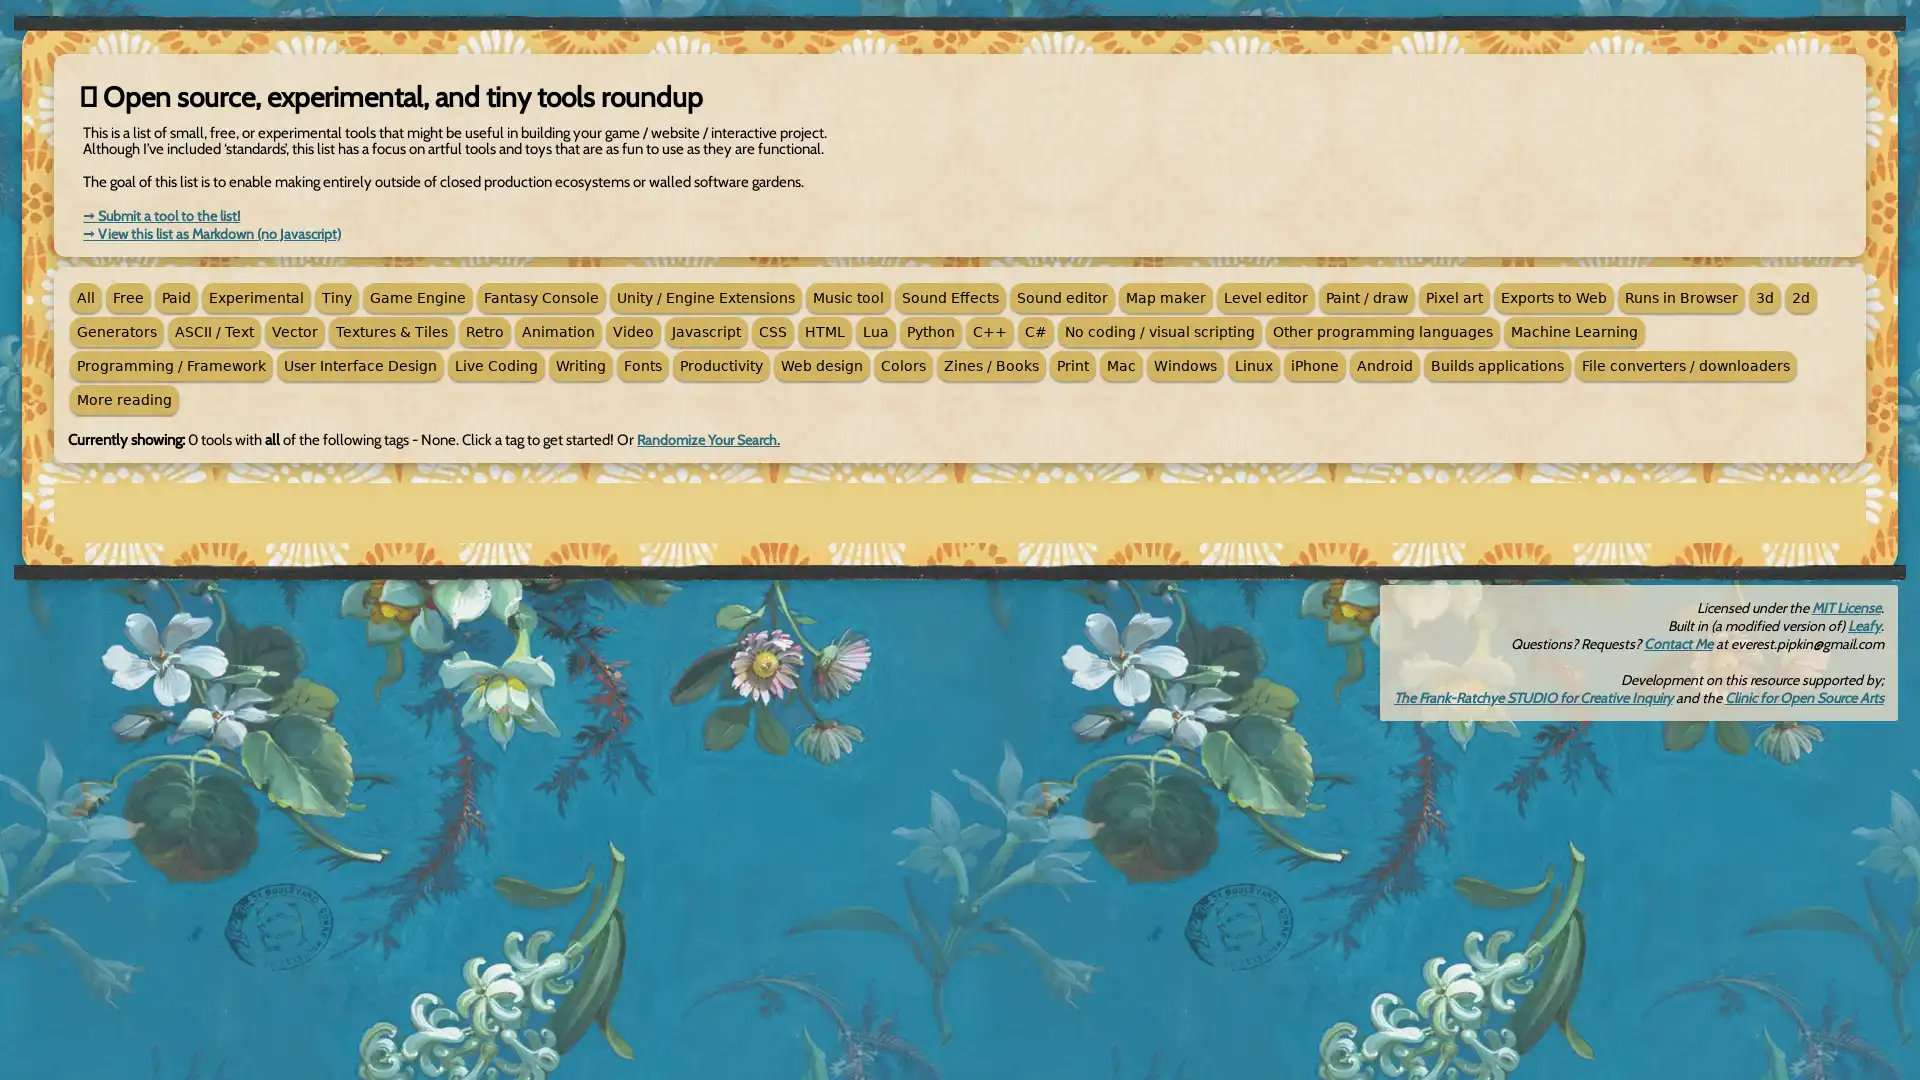 This screenshot has height=1080, width=1920. Describe the element at coordinates (171, 366) in the screenshot. I see `Programming / Framework` at that location.